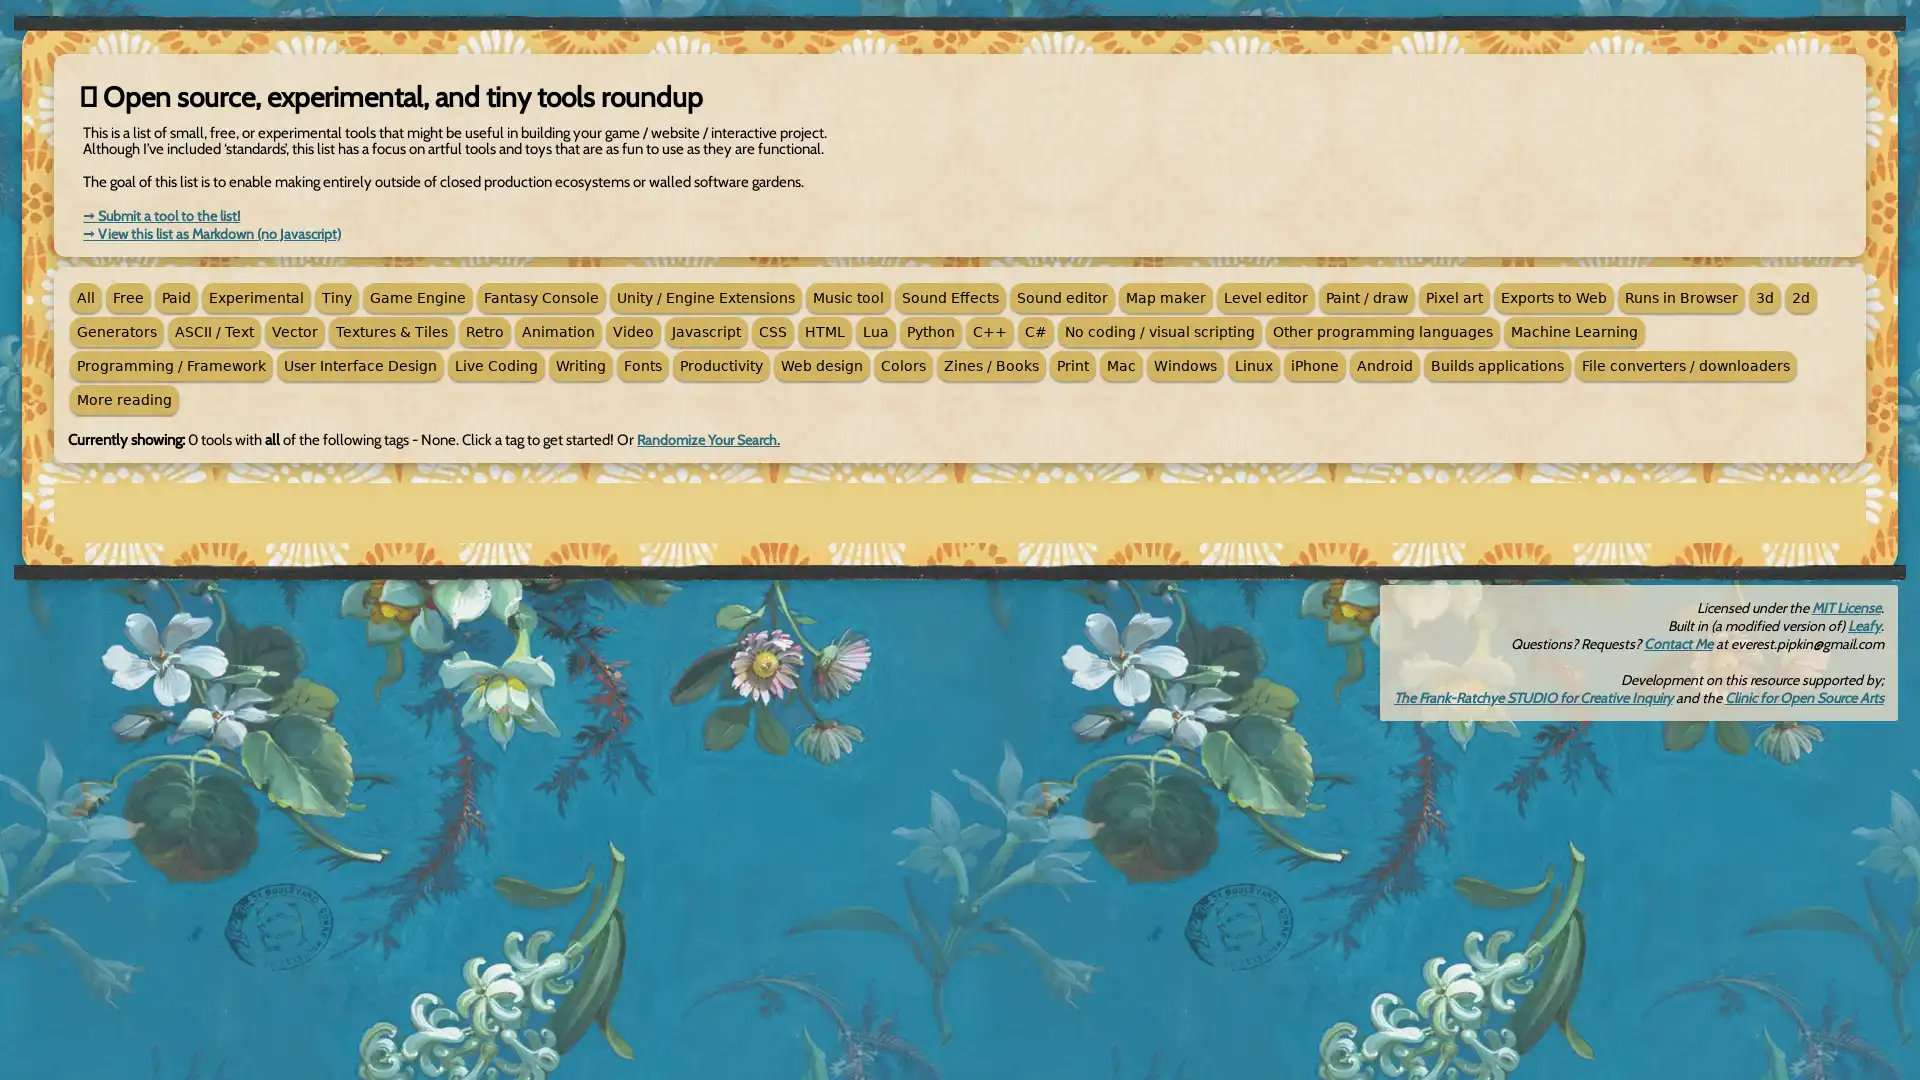 This screenshot has height=1080, width=1920. Describe the element at coordinates (171, 366) in the screenshot. I see `Programming / Framework` at that location.